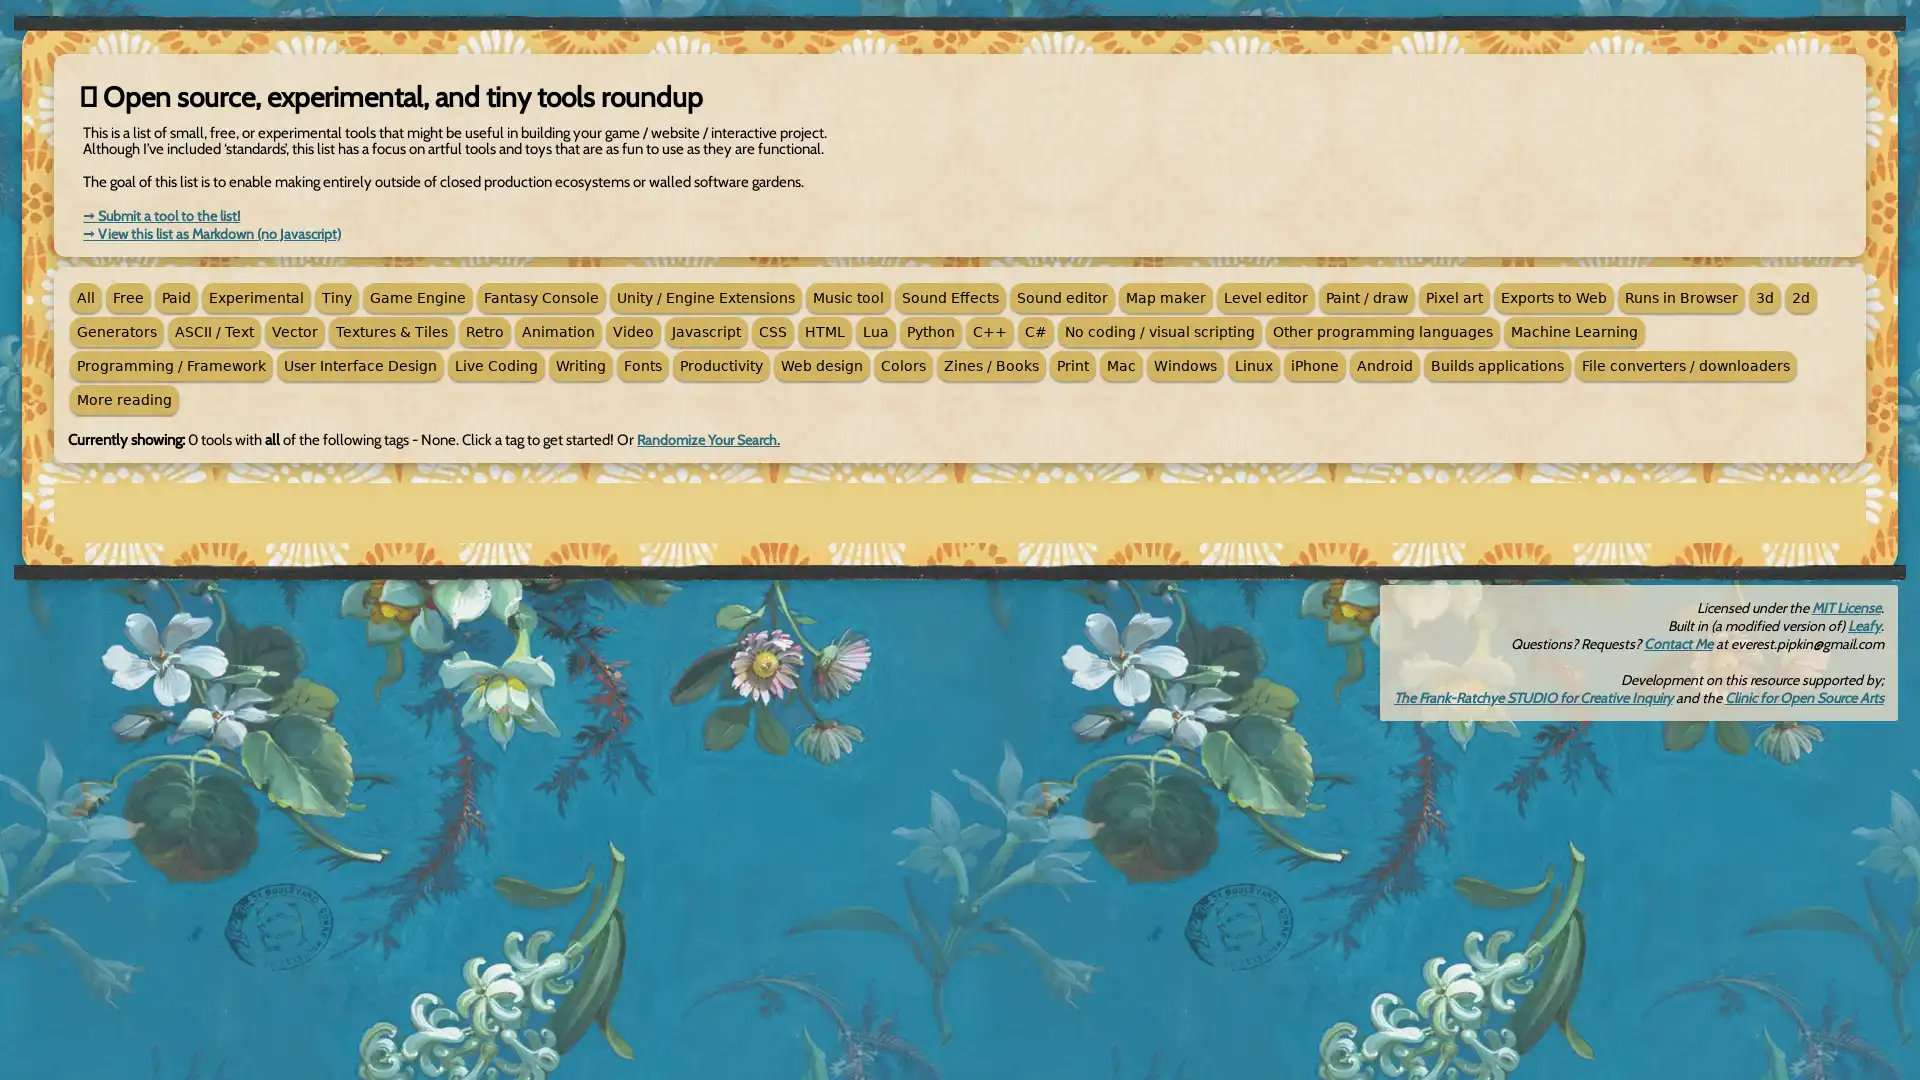 This screenshot has height=1080, width=1920. Describe the element at coordinates (171, 366) in the screenshot. I see `Programming / Framework` at that location.